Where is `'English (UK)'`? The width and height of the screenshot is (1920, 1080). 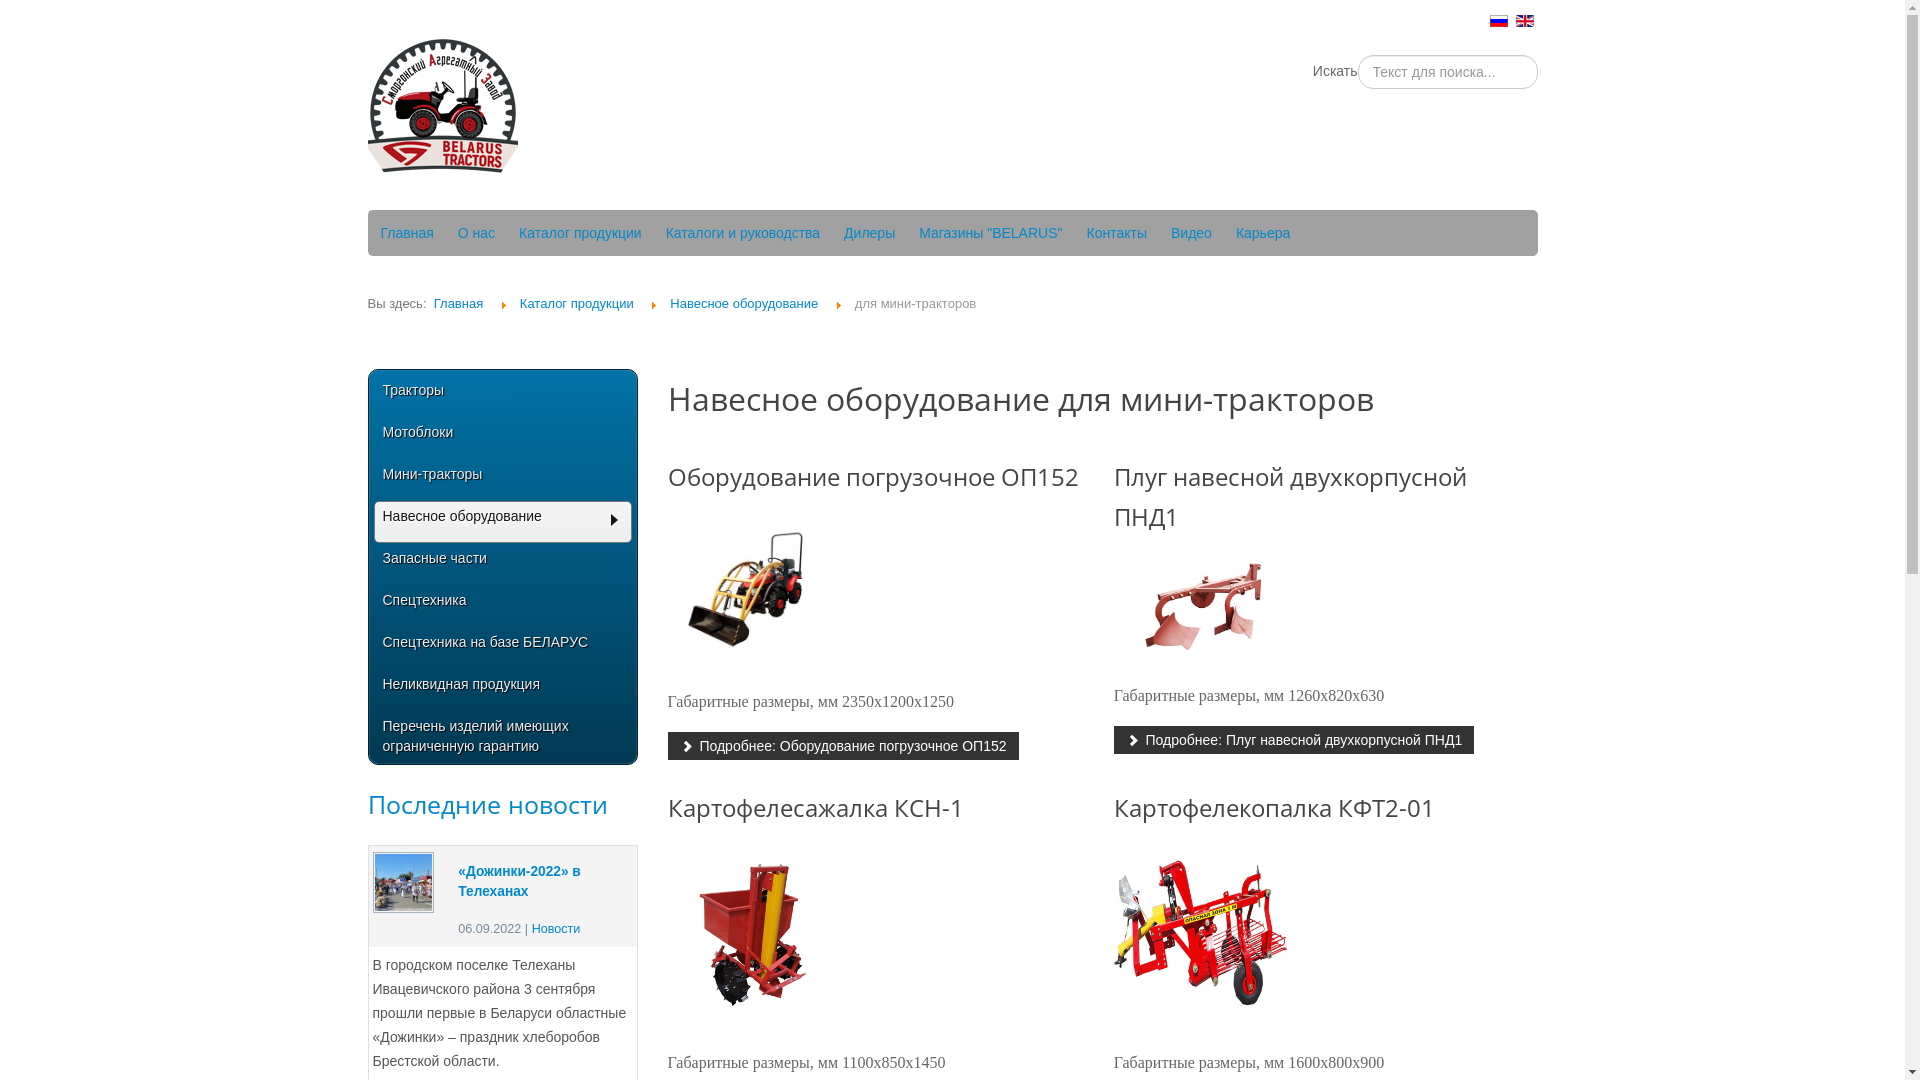 'English (UK)' is located at coordinates (1524, 20).